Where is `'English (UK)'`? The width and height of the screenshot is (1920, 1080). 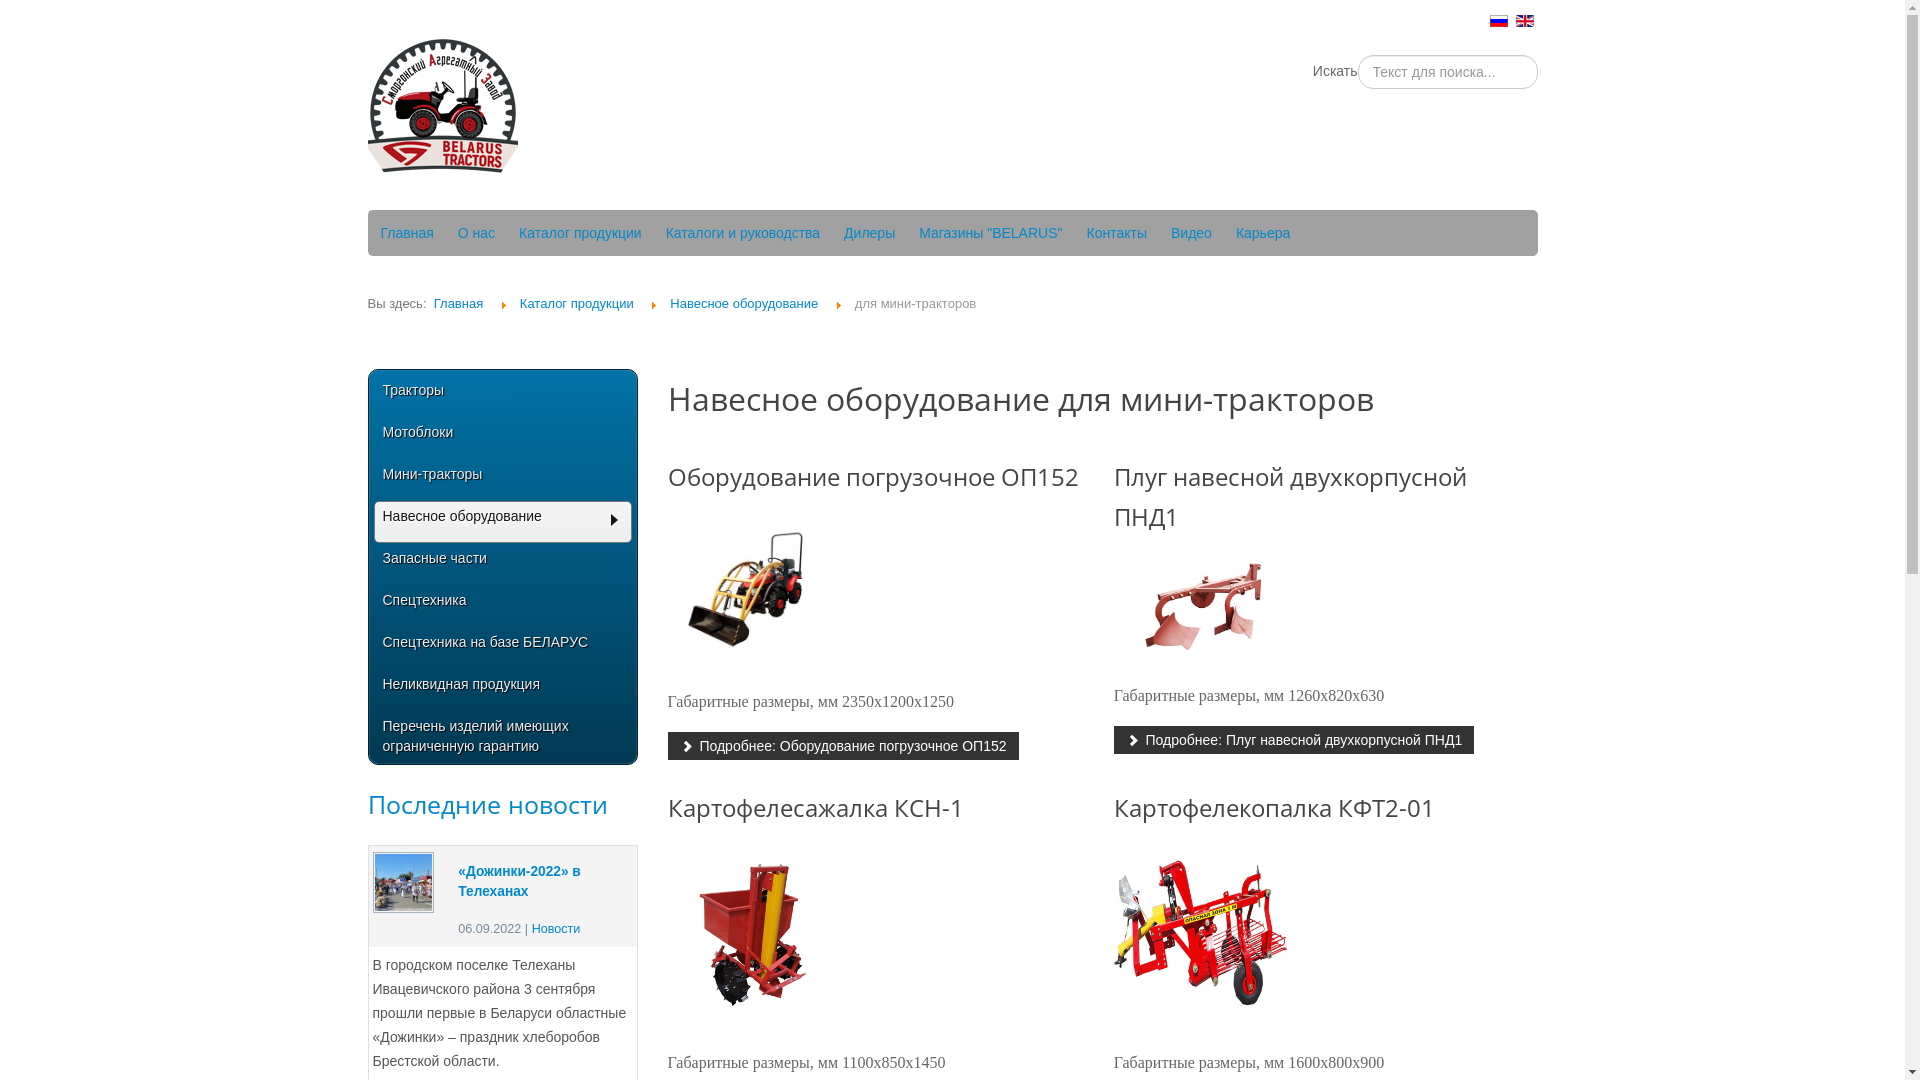 'English (UK)' is located at coordinates (1524, 20).